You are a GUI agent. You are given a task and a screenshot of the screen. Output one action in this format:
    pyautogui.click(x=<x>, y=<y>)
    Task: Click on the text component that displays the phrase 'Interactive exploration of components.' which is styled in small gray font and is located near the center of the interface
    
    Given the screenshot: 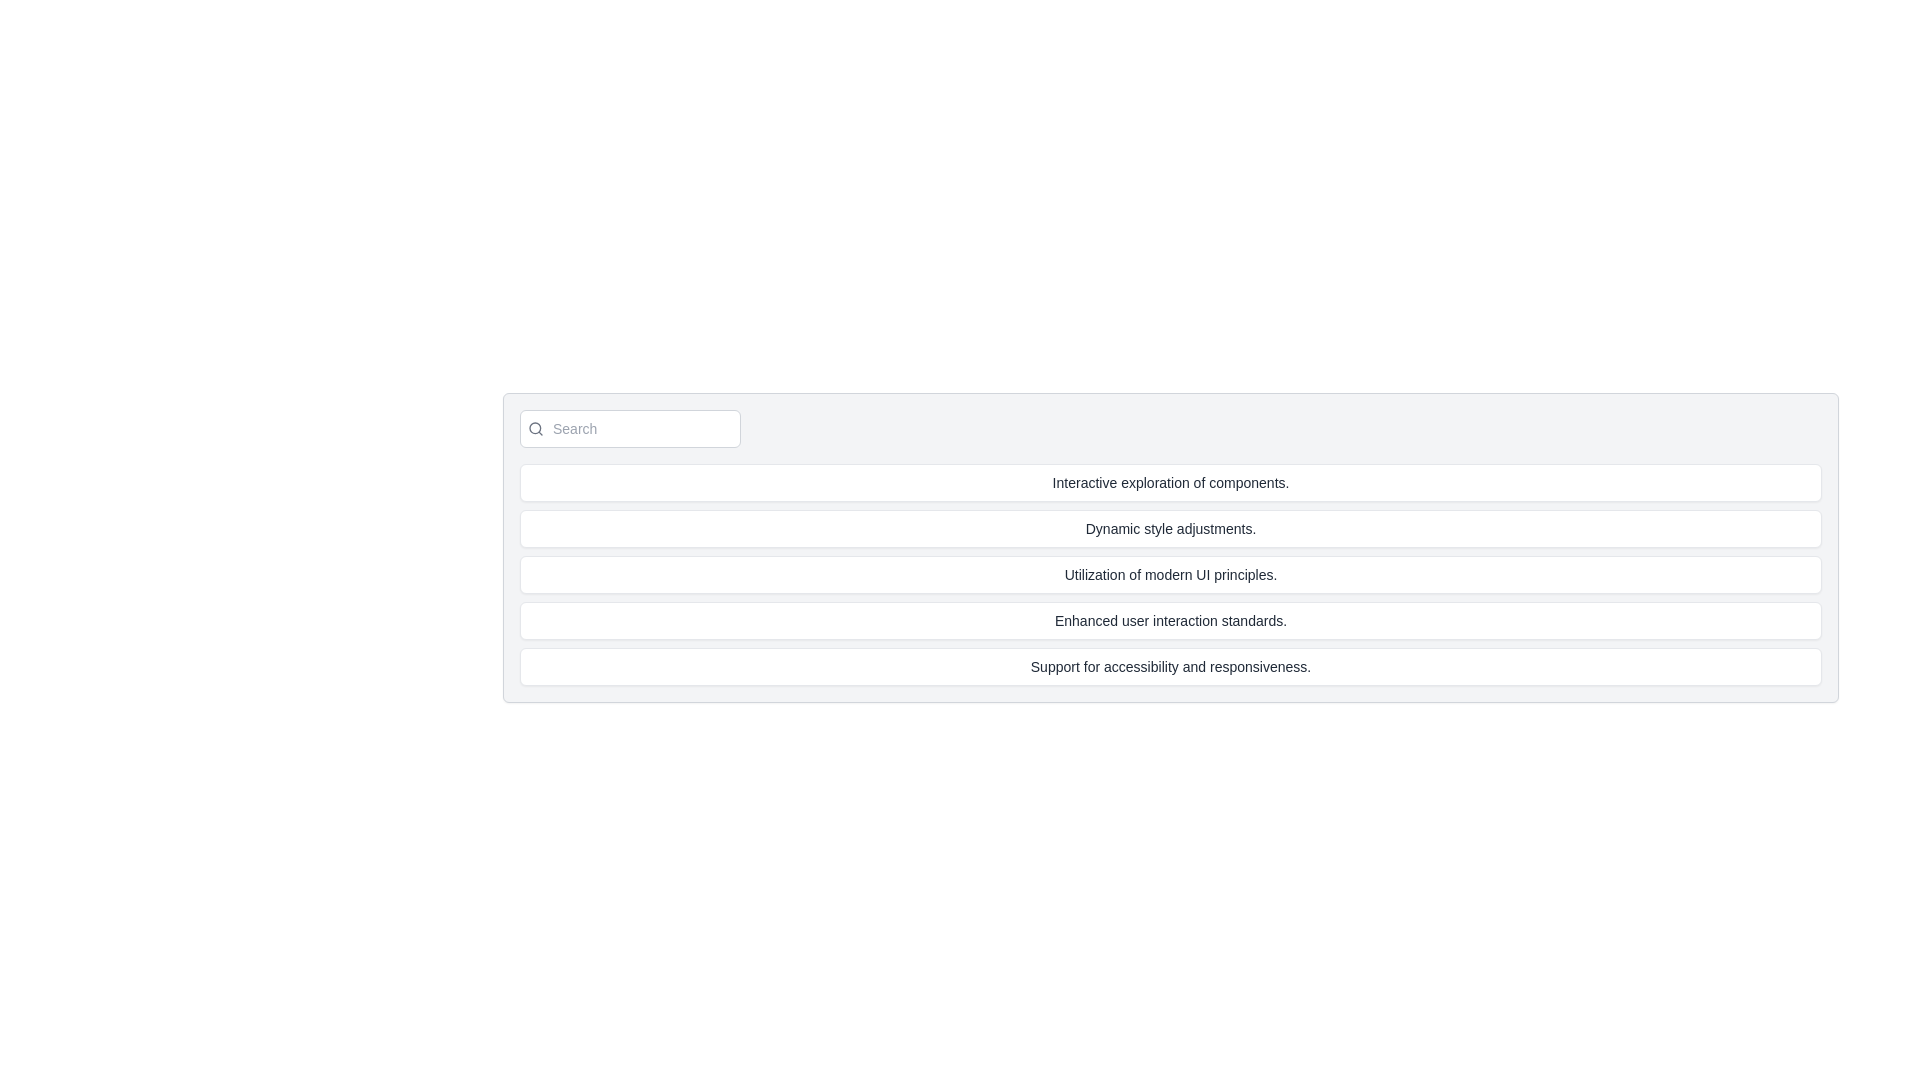 What is the action you would take?
    pyautogui.click(x=1171, y=482)
    